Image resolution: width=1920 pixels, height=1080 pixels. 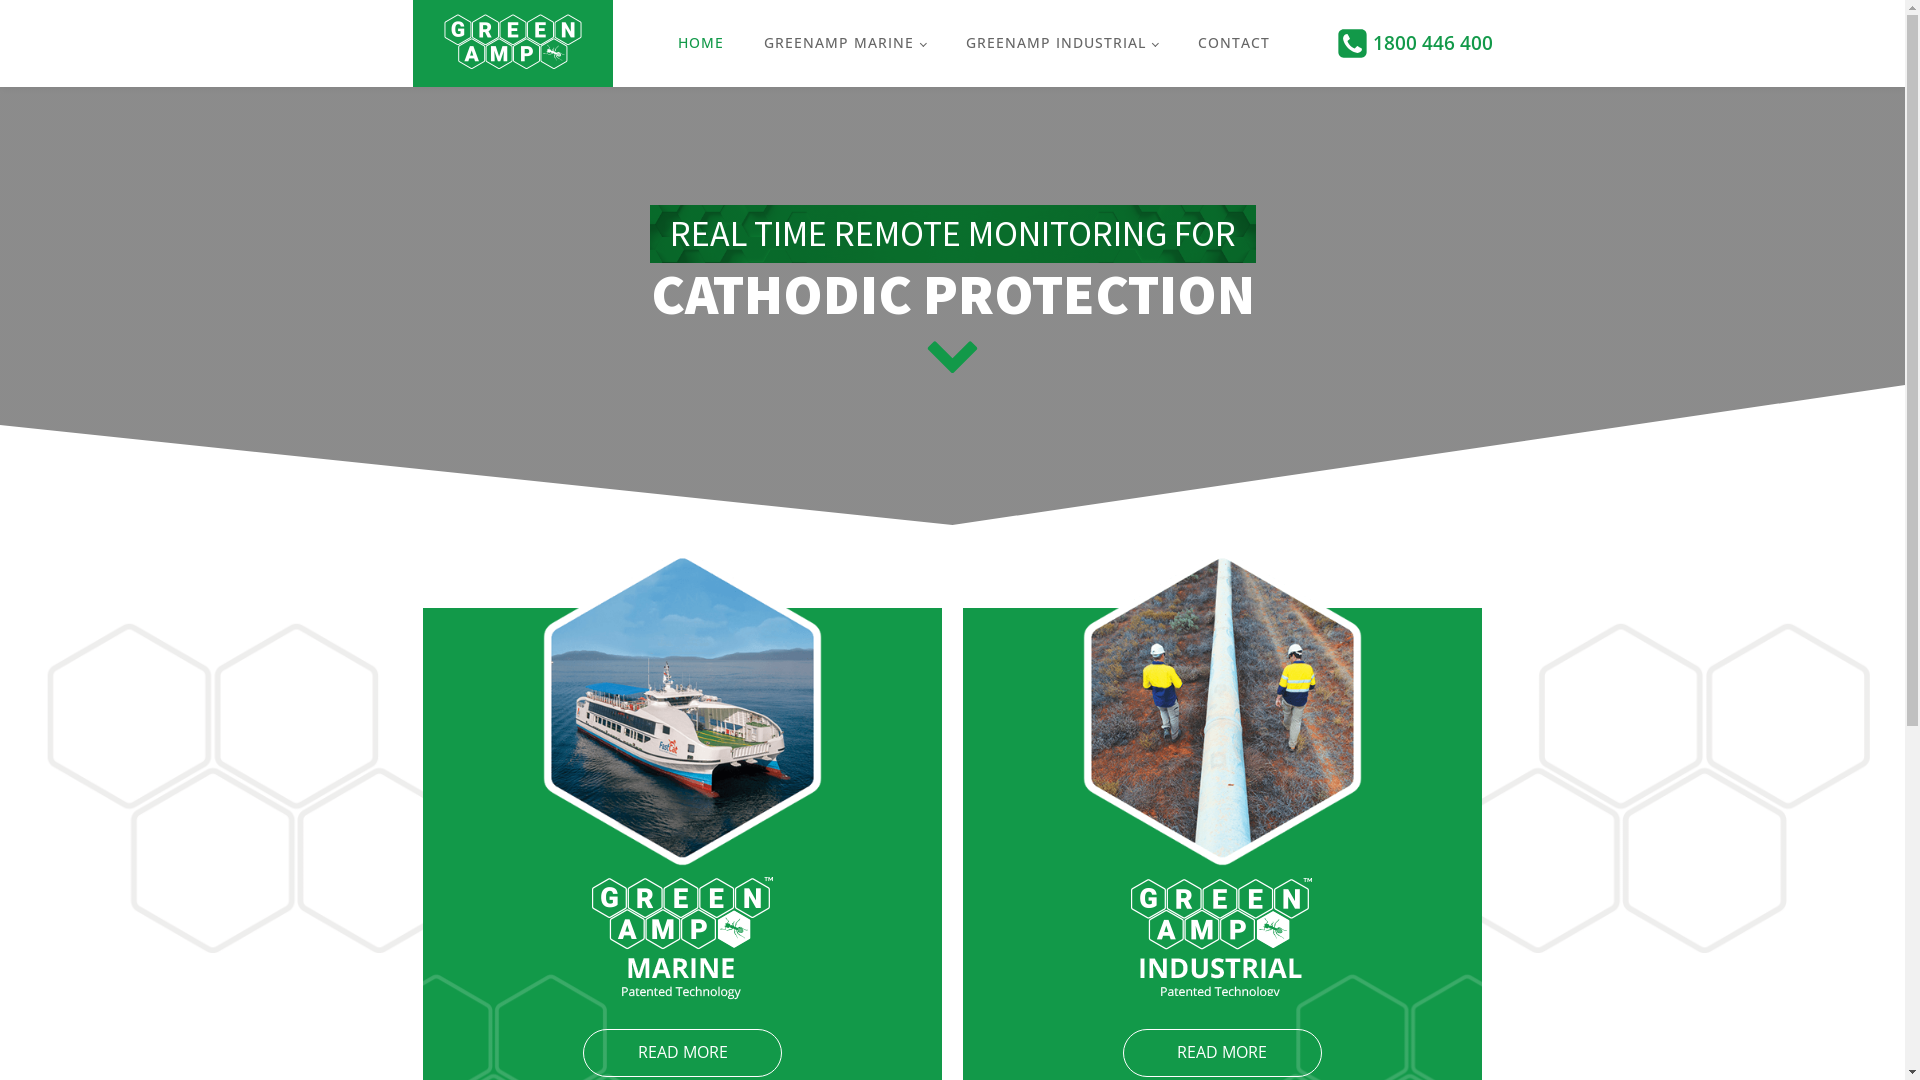 I want to click on 'GREENAMP INDUSTRIAL', so click(x=944, y=42).